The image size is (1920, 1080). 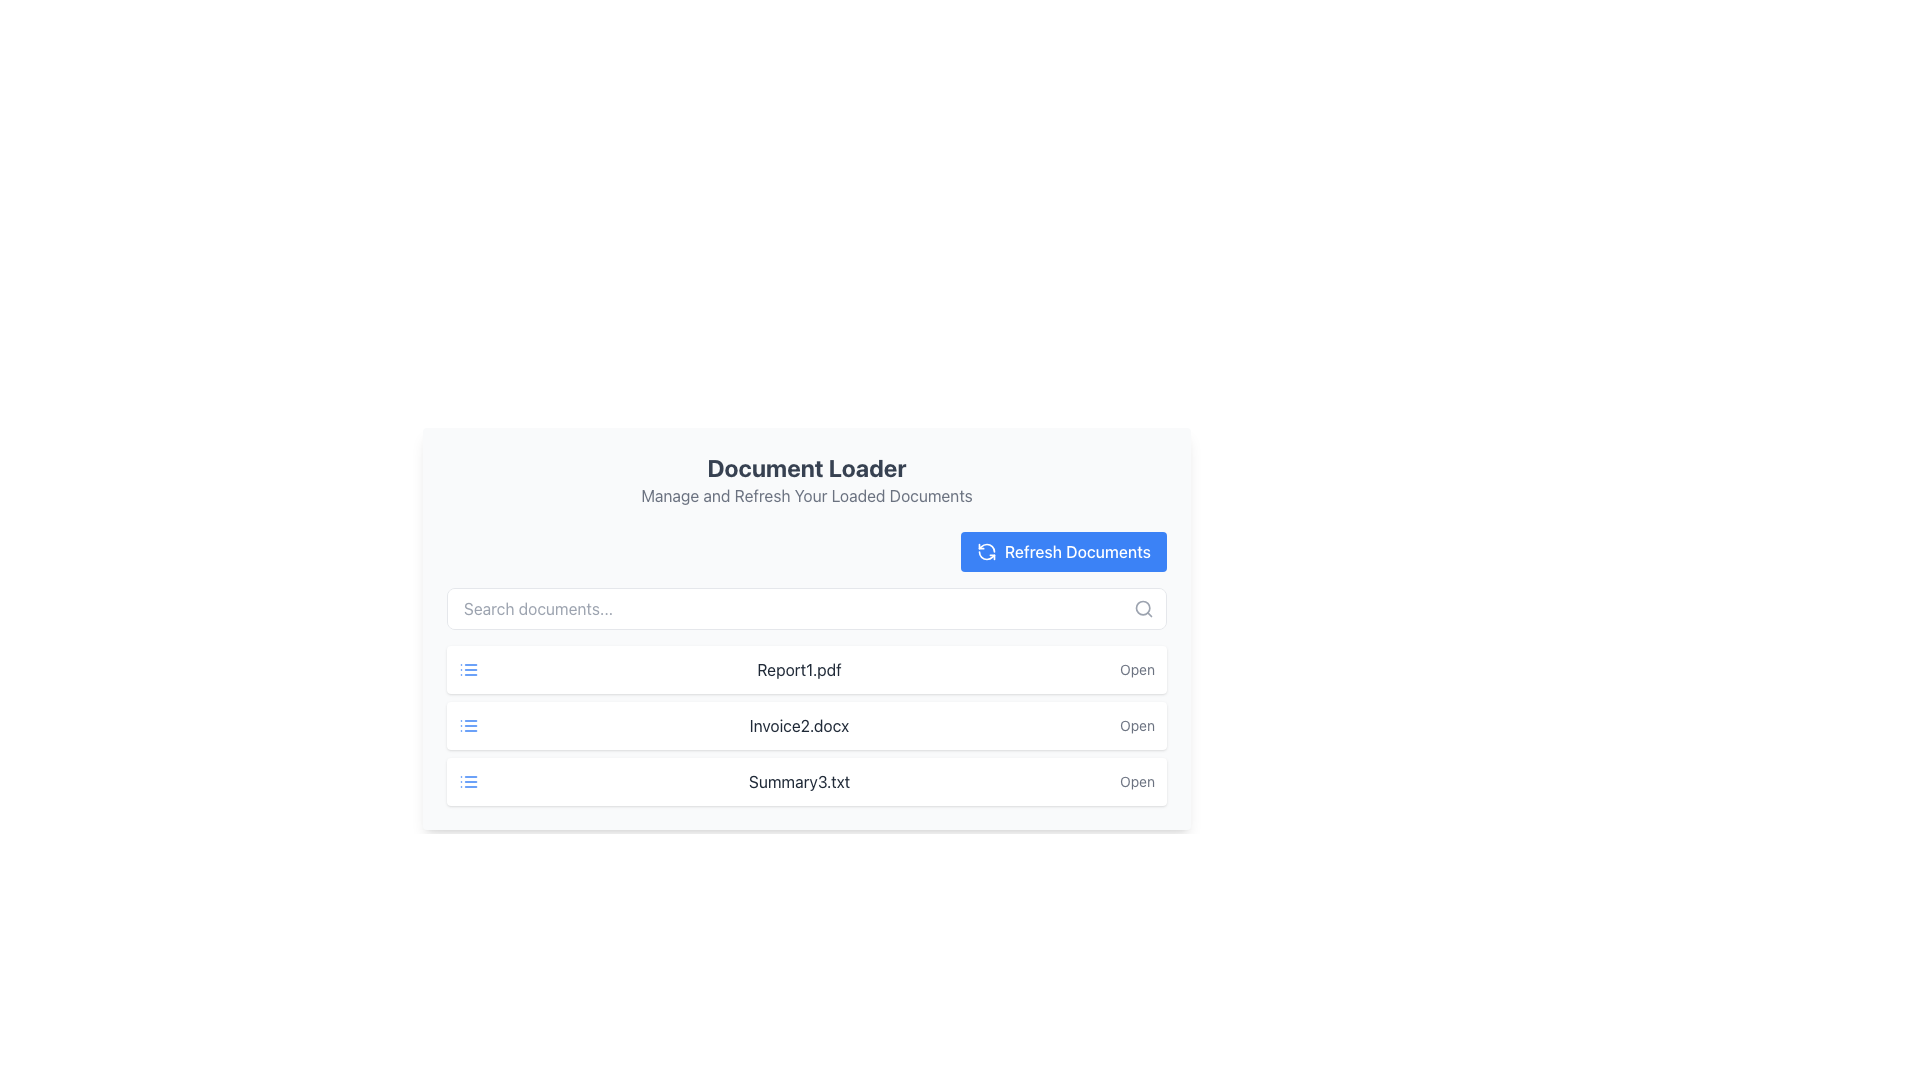 I want to click on the text label displaying the document name 'Summary3.txt', which is the third entry in the list of documents, so click(x=798, y=781).